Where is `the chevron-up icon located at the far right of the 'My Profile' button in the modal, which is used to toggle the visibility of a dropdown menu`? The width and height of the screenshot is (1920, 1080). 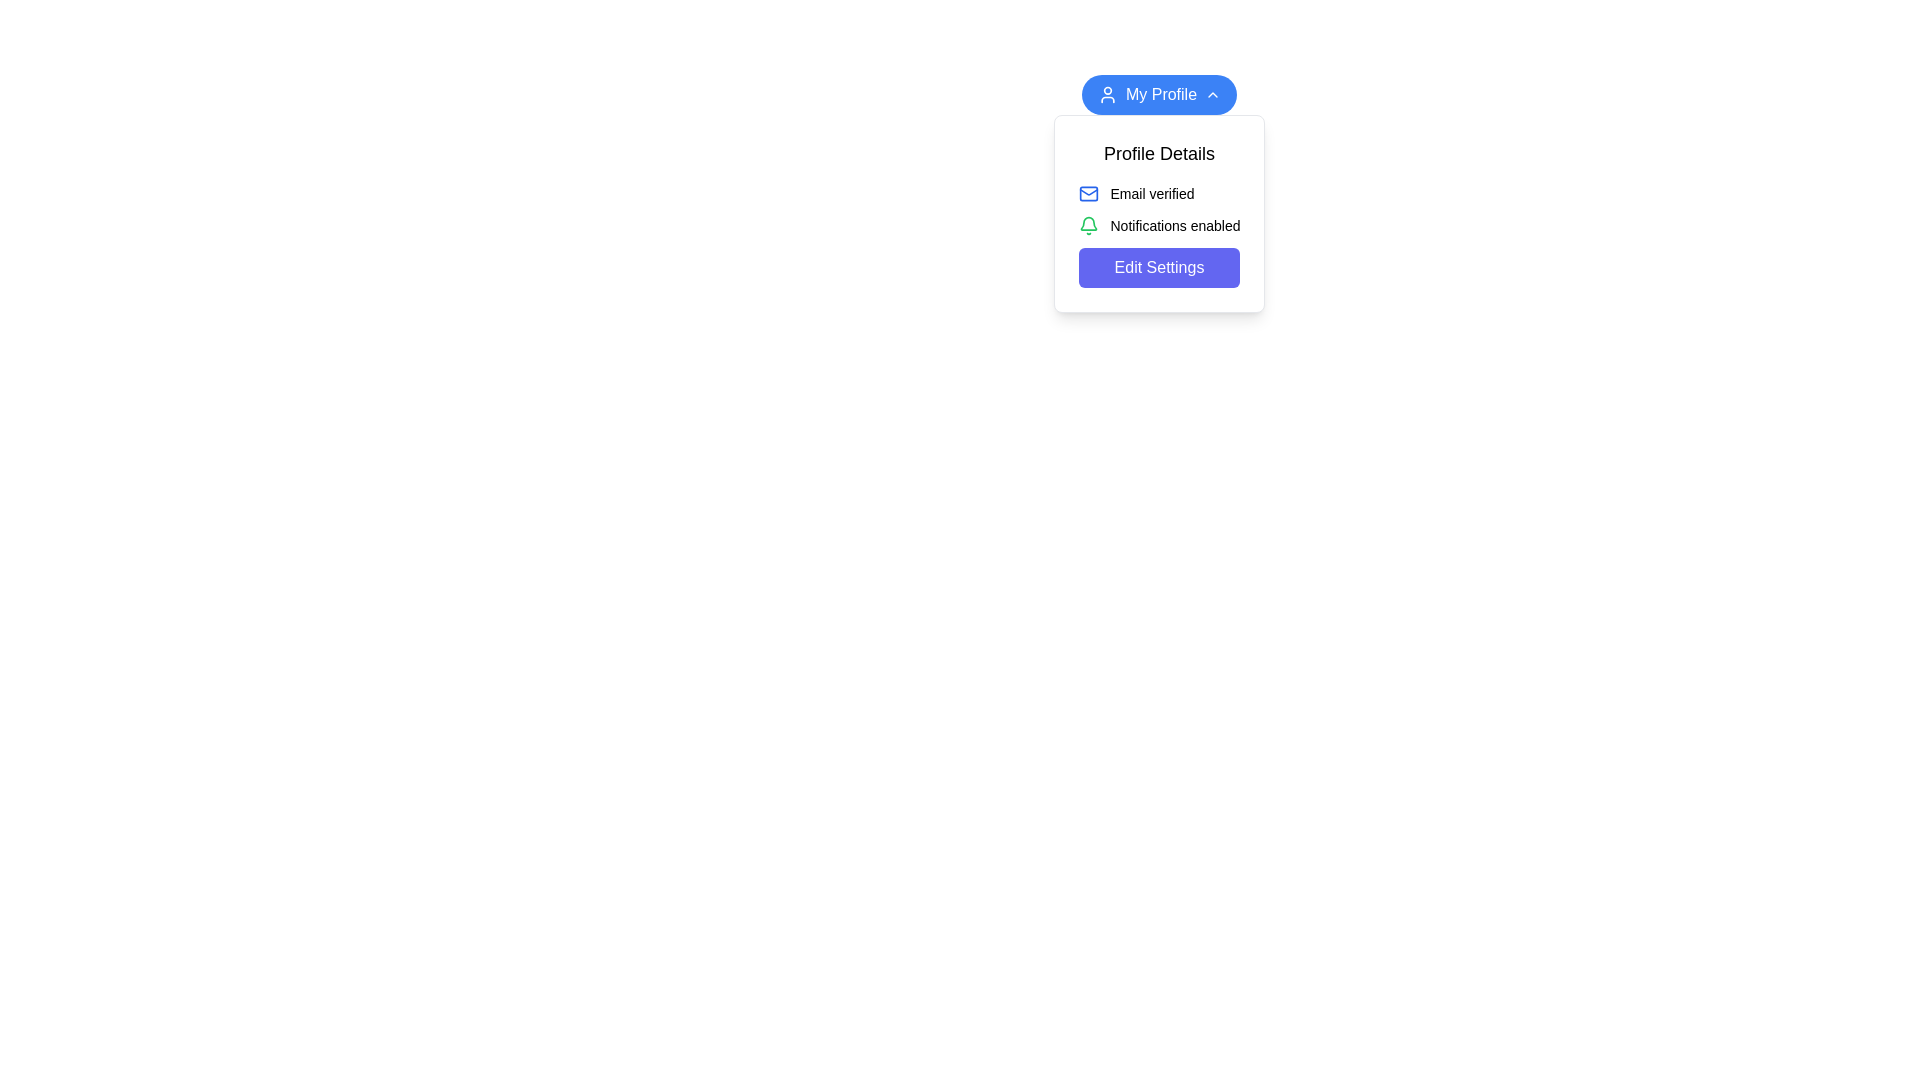 the chevron-up icon located at the far right of the 'My Profile' button in the modal, which is used to toggle the visibility of a dropdown menu is located at coordinates (1212, 95).